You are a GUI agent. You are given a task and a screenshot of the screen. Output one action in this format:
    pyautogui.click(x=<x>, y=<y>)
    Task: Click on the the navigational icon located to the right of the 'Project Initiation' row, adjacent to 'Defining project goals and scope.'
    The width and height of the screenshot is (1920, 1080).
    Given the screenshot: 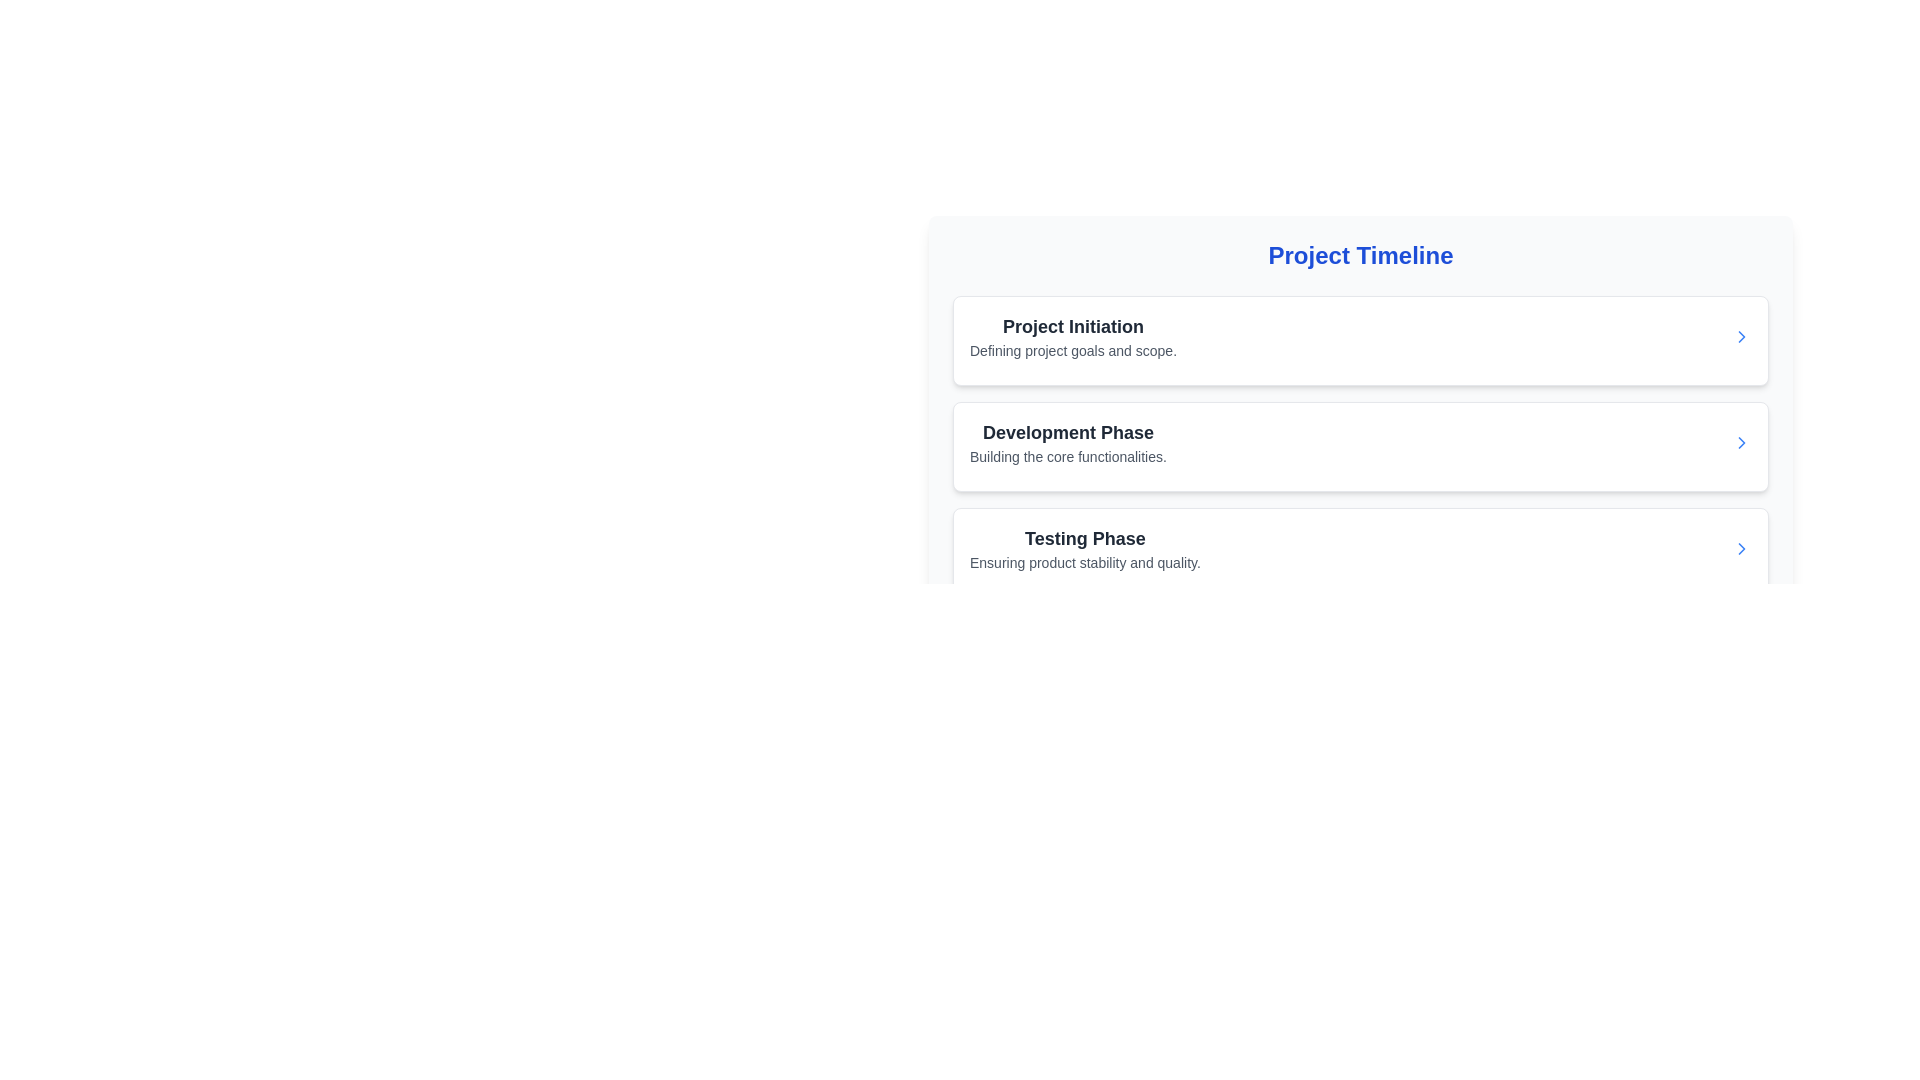 What is the action you would take?
    pyautogui.click(x=1741, y=335)
    